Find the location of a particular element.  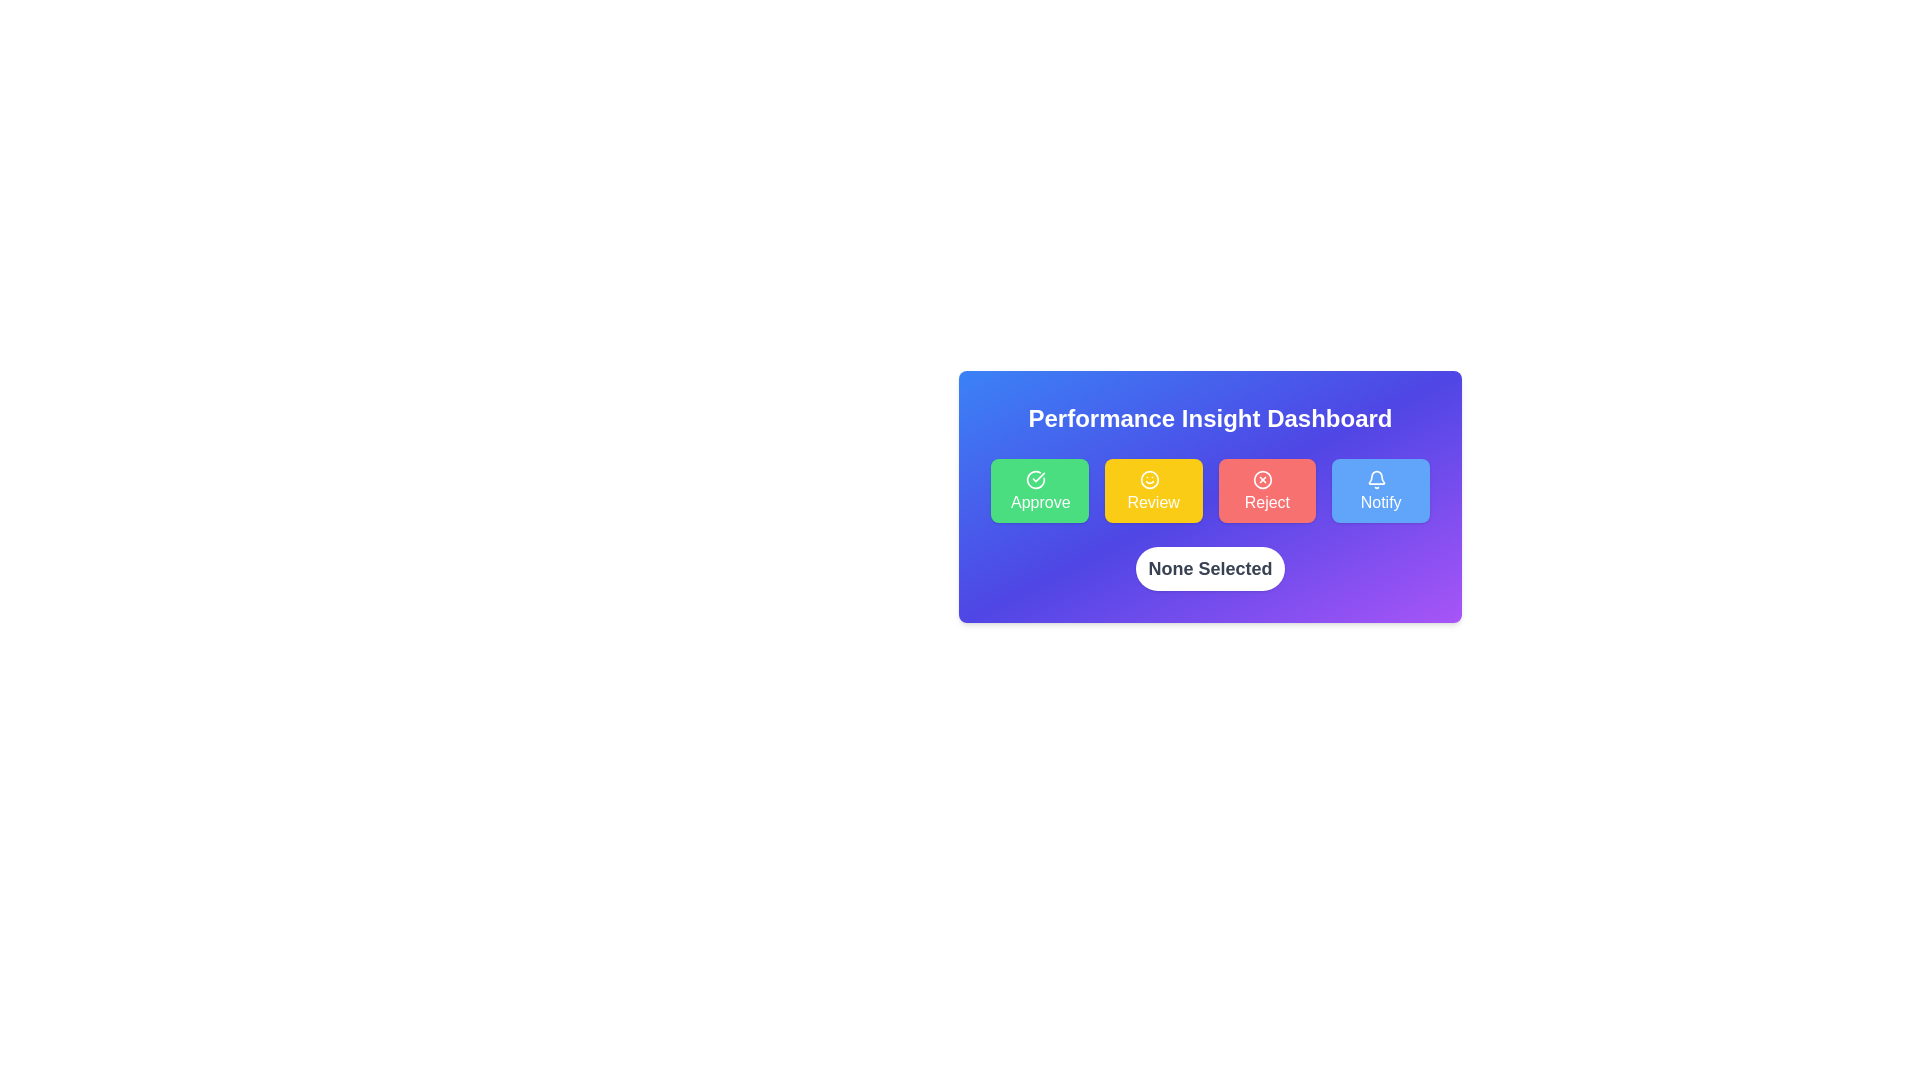

the circular outline icon, which is part of an SVG-based graphical symbol on the dashboard interface is located at coordinates (1262, 479).